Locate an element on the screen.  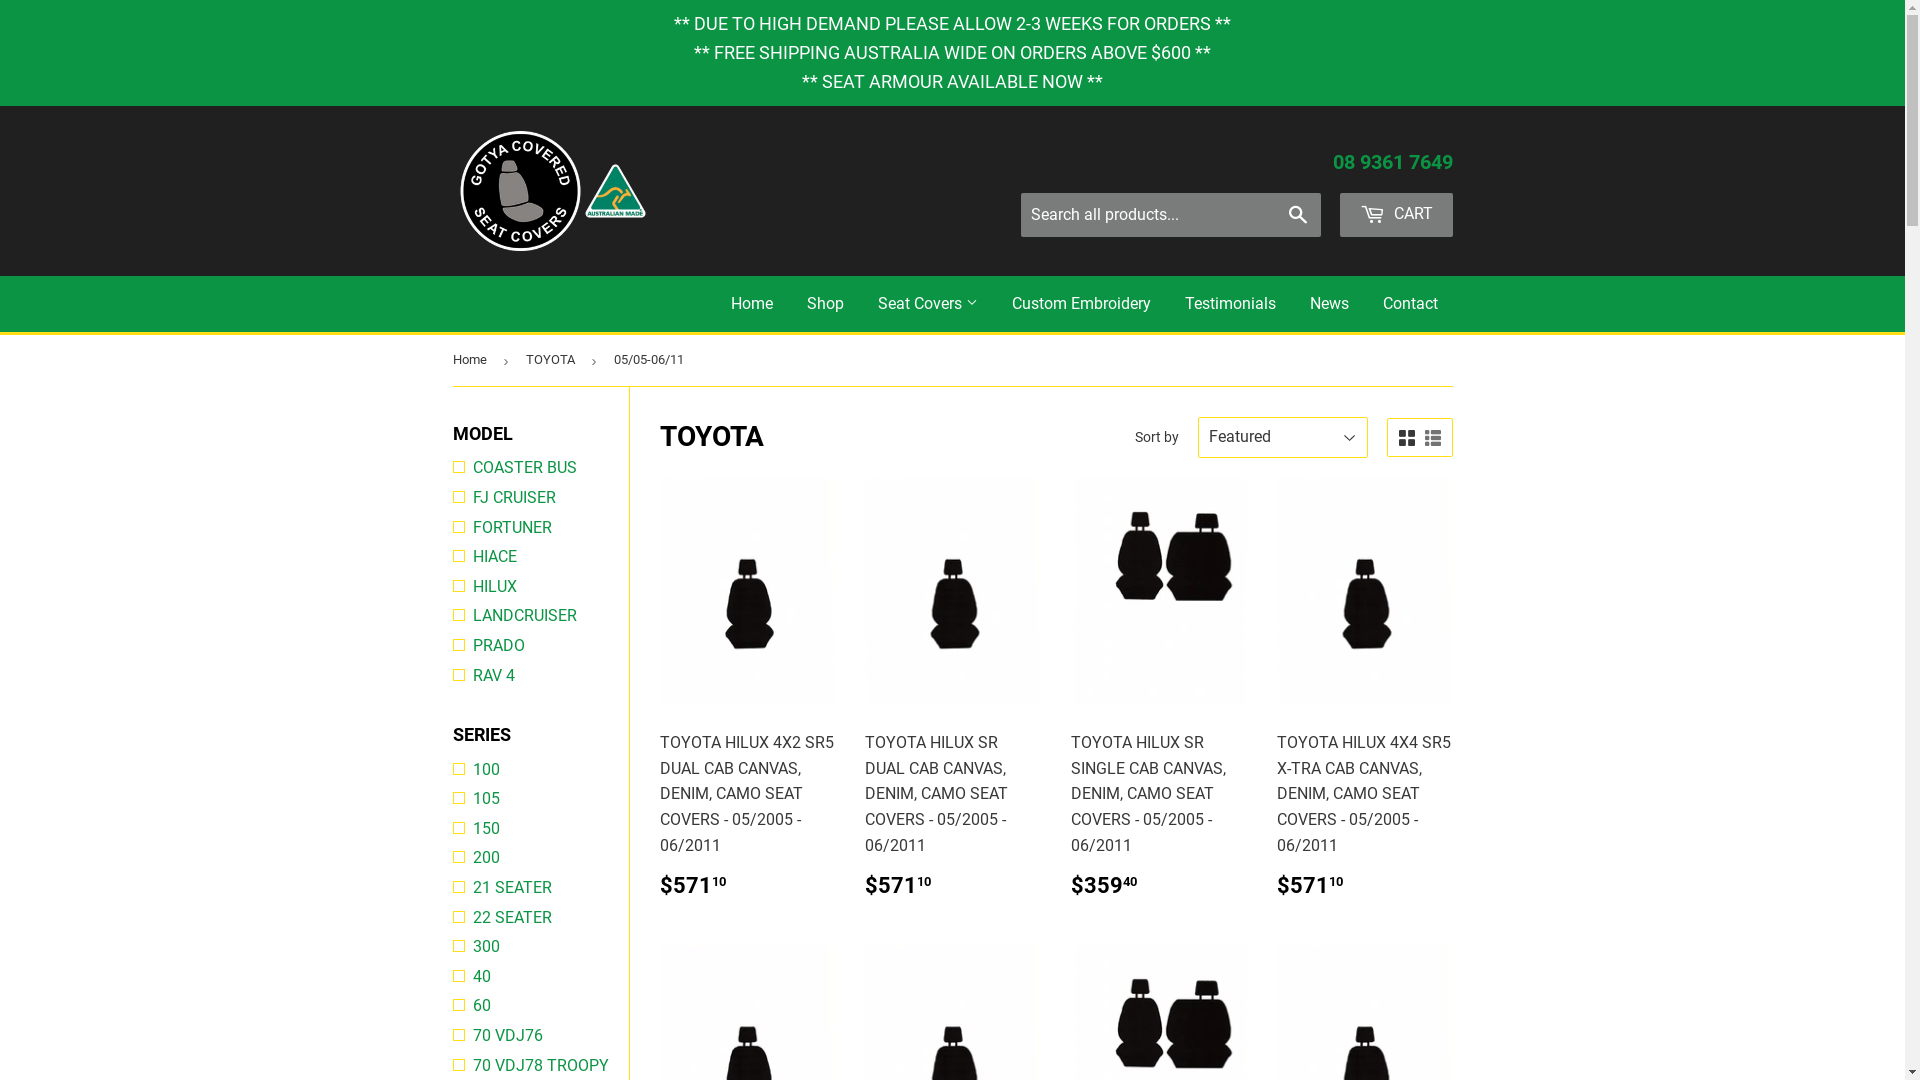
'08 9361 7649' is located at coordinates (1391, 161).